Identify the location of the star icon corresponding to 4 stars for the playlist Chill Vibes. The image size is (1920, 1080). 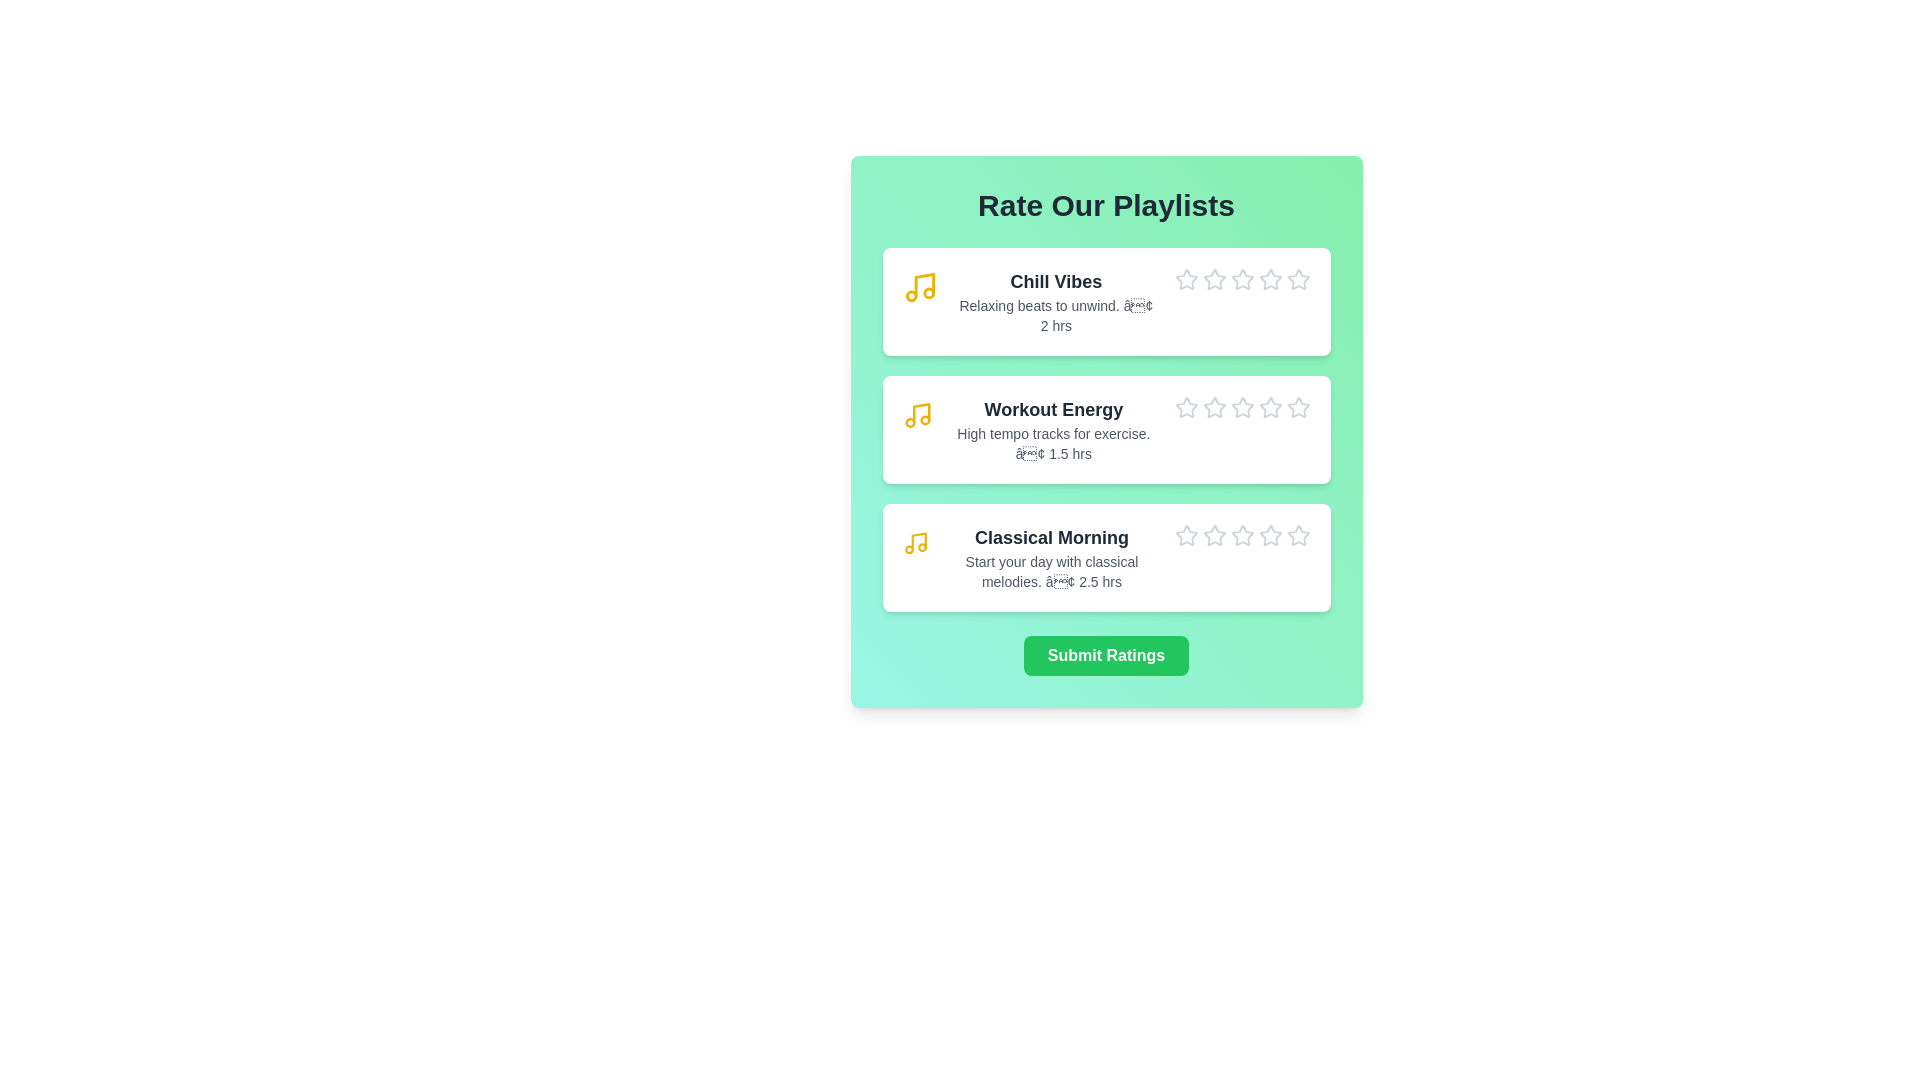
(1257, 266).